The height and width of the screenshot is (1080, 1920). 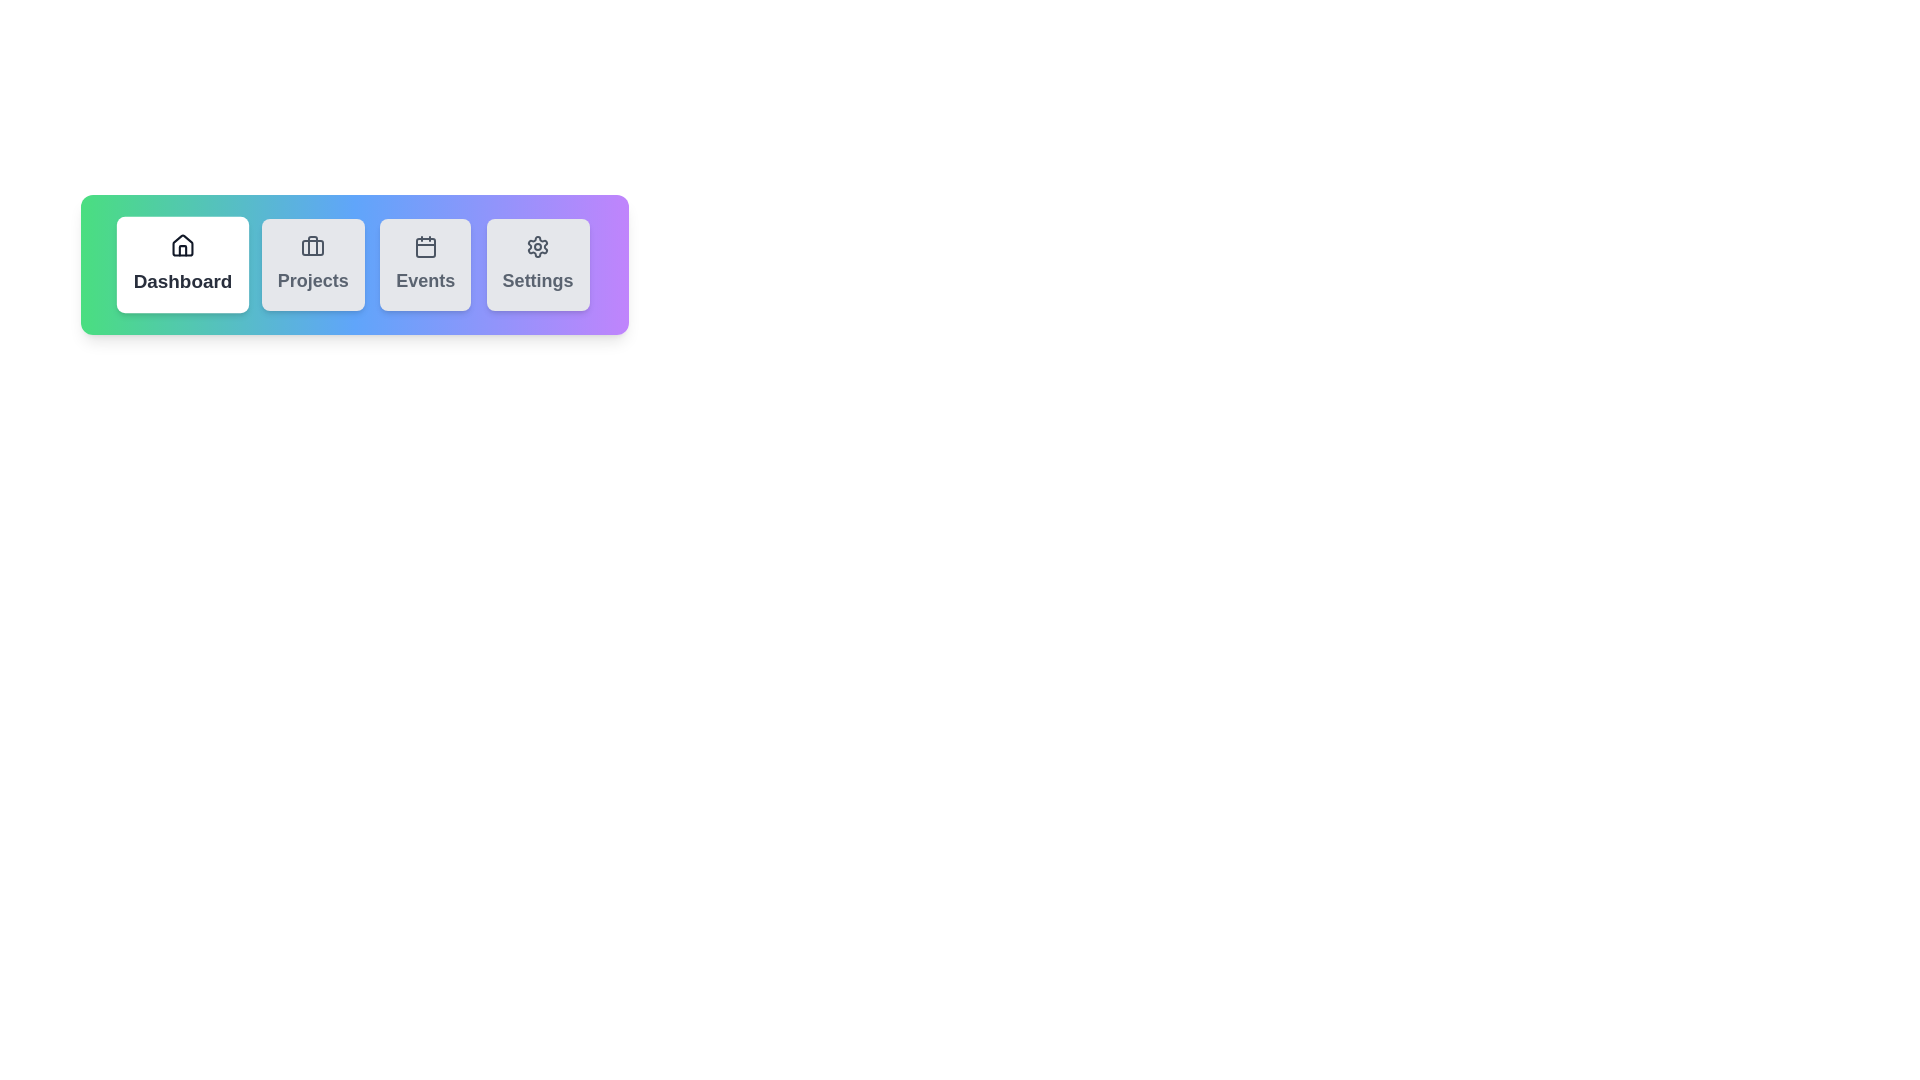 I want to click on the Events tab to activate it, so click(x=425, y=264).